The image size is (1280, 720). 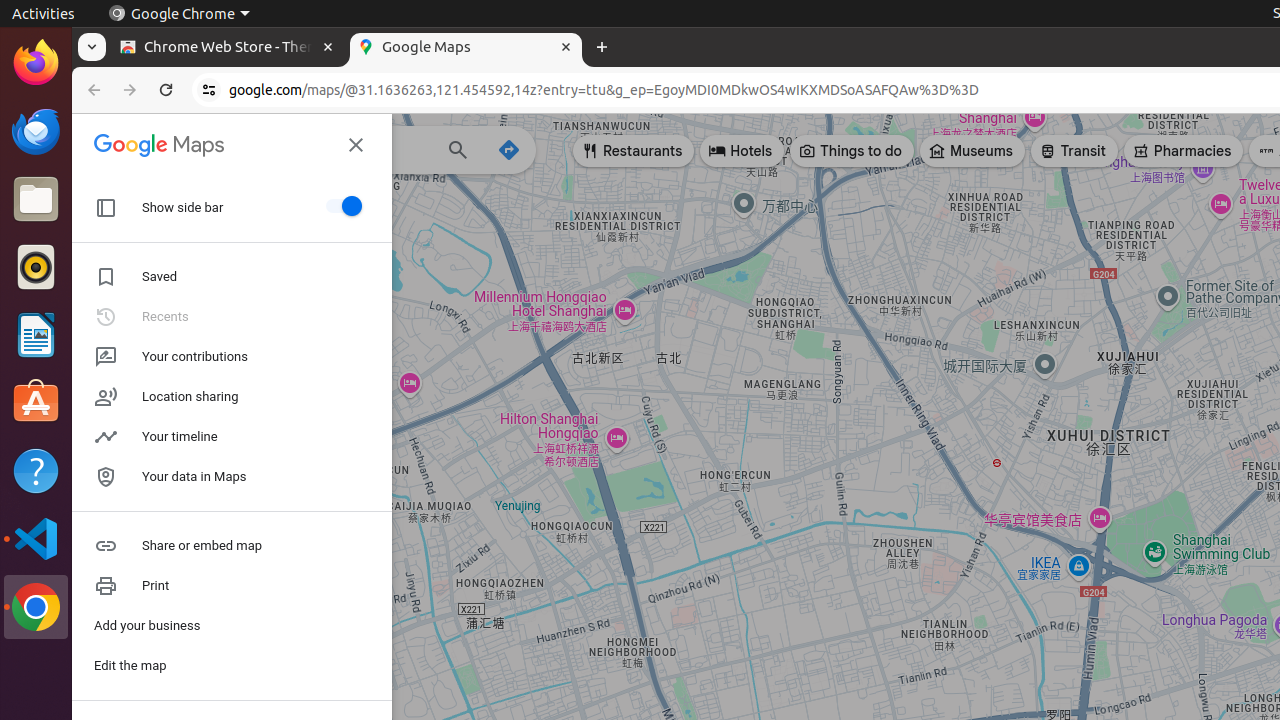 I want to click on 'Transit', so click(x=1073, y=149).